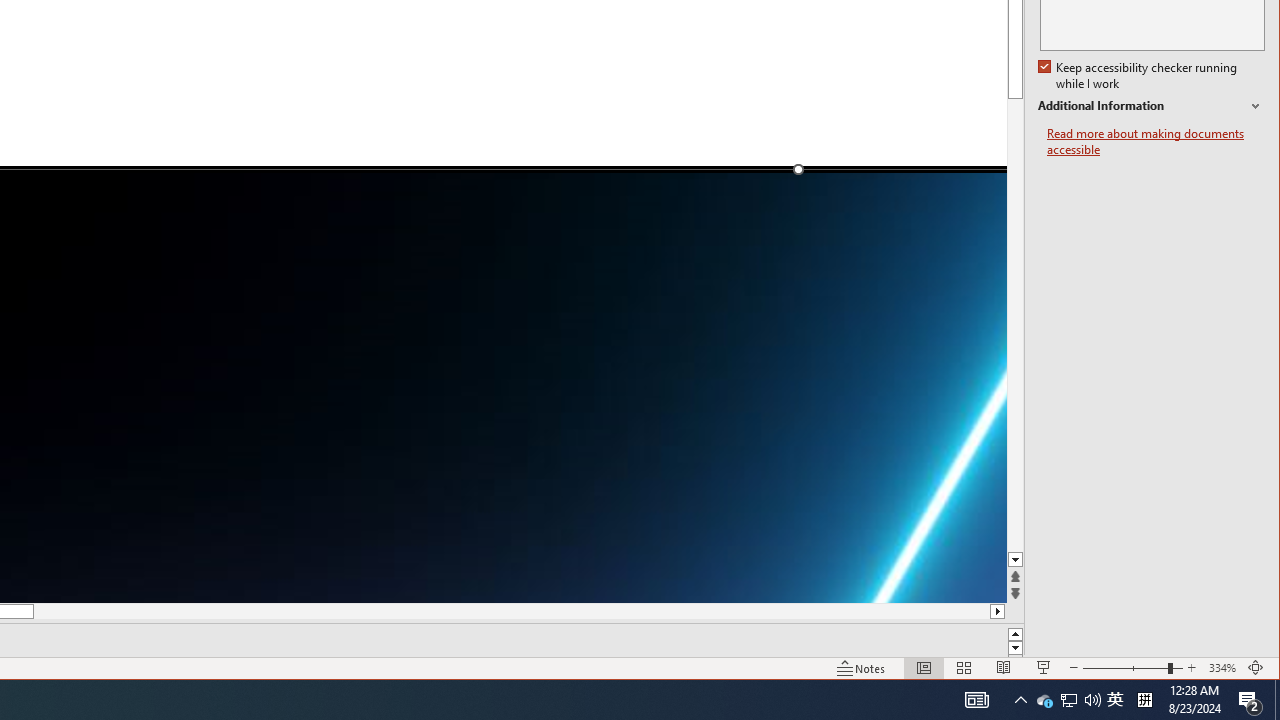  I want to click on 'Line down', so click(1015, 560).